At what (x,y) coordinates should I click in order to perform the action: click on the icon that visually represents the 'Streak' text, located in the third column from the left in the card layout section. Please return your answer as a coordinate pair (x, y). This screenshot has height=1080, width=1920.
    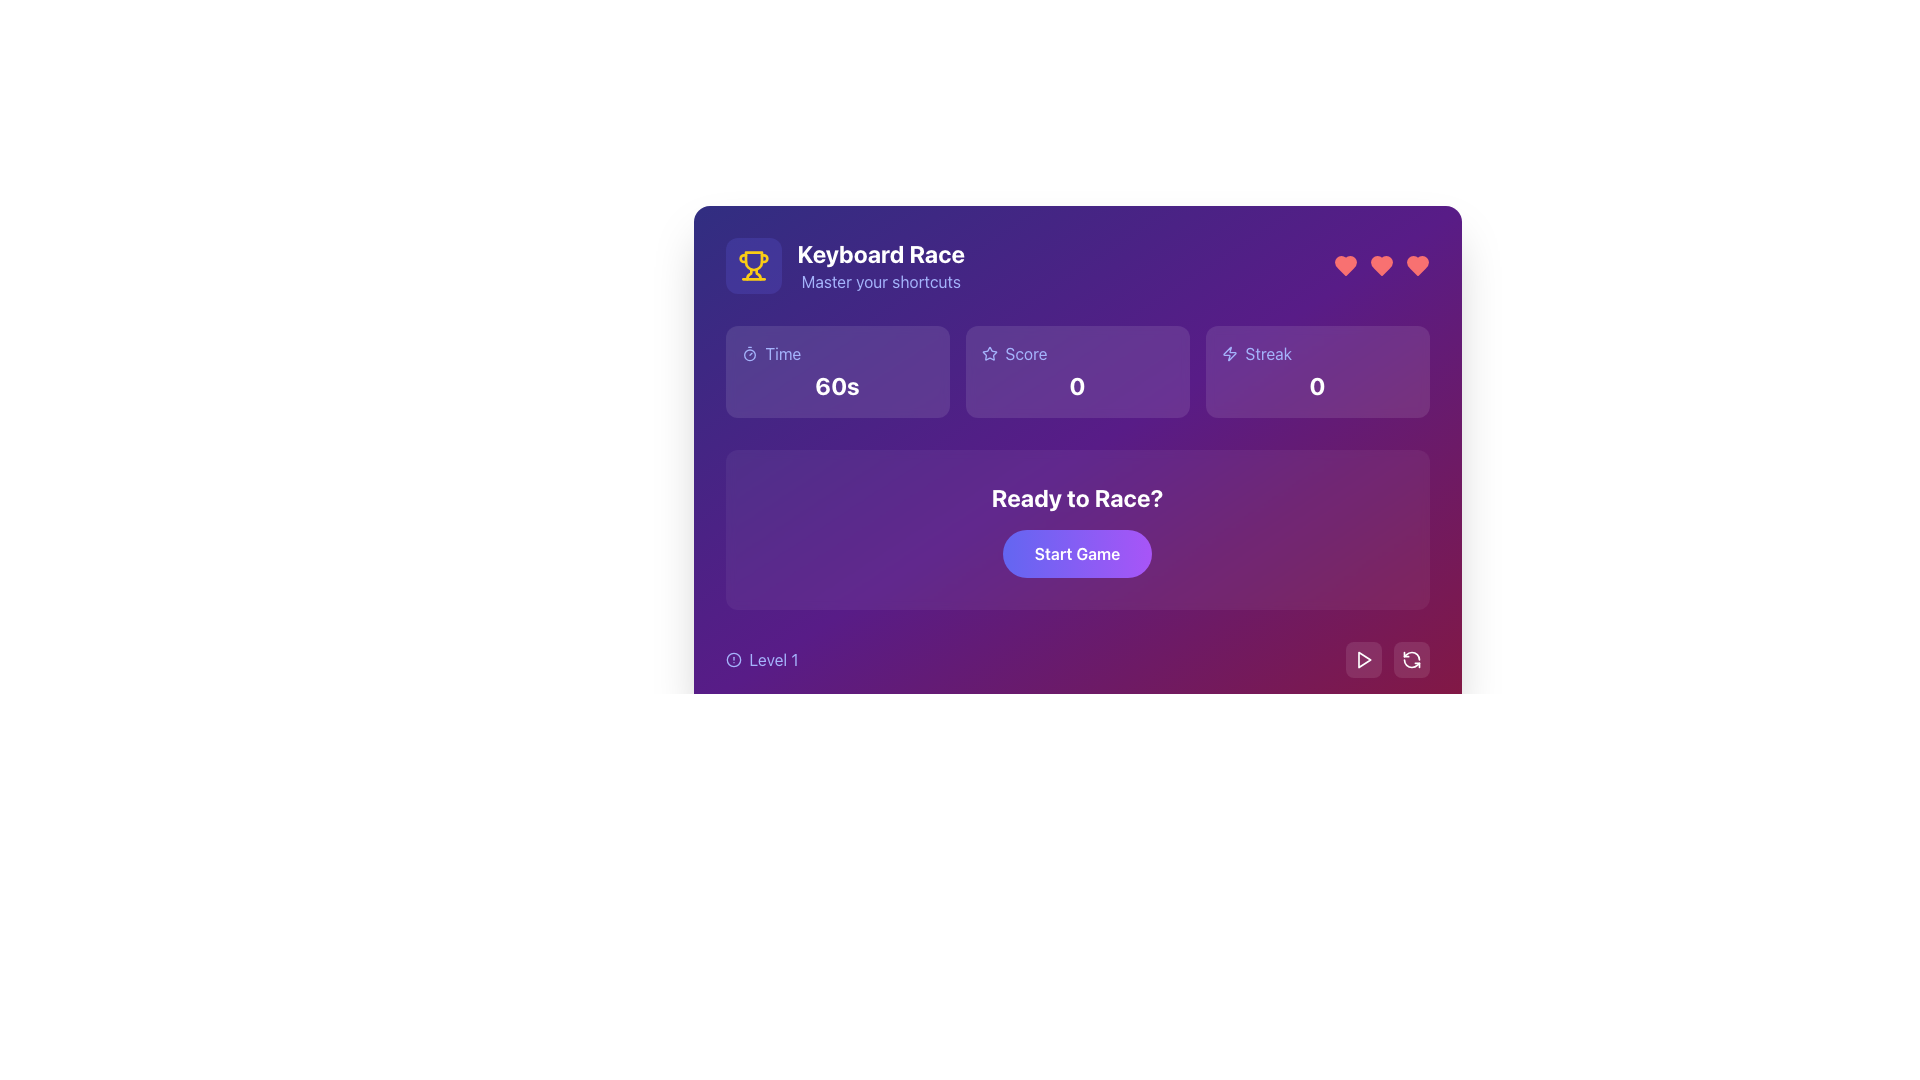
    Looking at the image, I should click on (1228, 353).